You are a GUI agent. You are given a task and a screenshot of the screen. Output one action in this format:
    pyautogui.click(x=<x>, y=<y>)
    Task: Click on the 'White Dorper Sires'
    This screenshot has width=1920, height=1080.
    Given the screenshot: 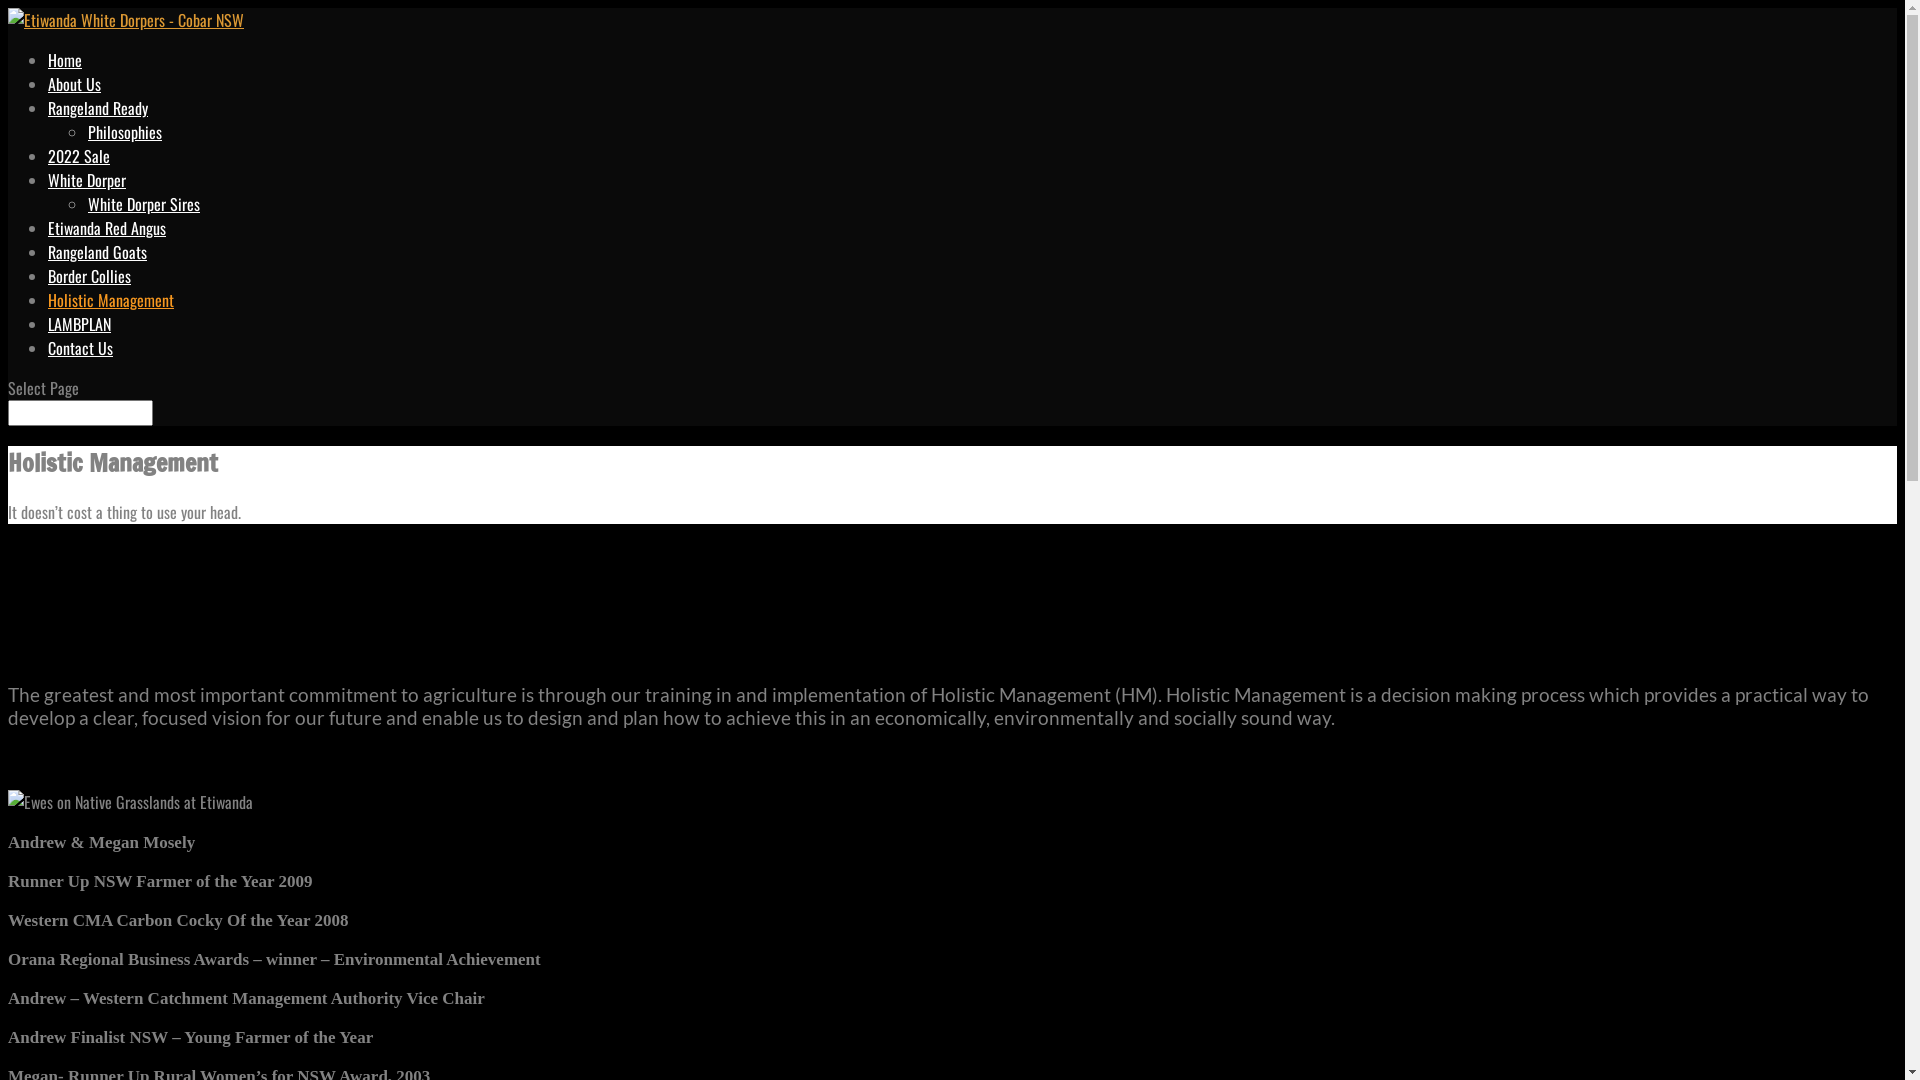 What is the action you would take?
    pyautogui.click(x=143, y=204)
    